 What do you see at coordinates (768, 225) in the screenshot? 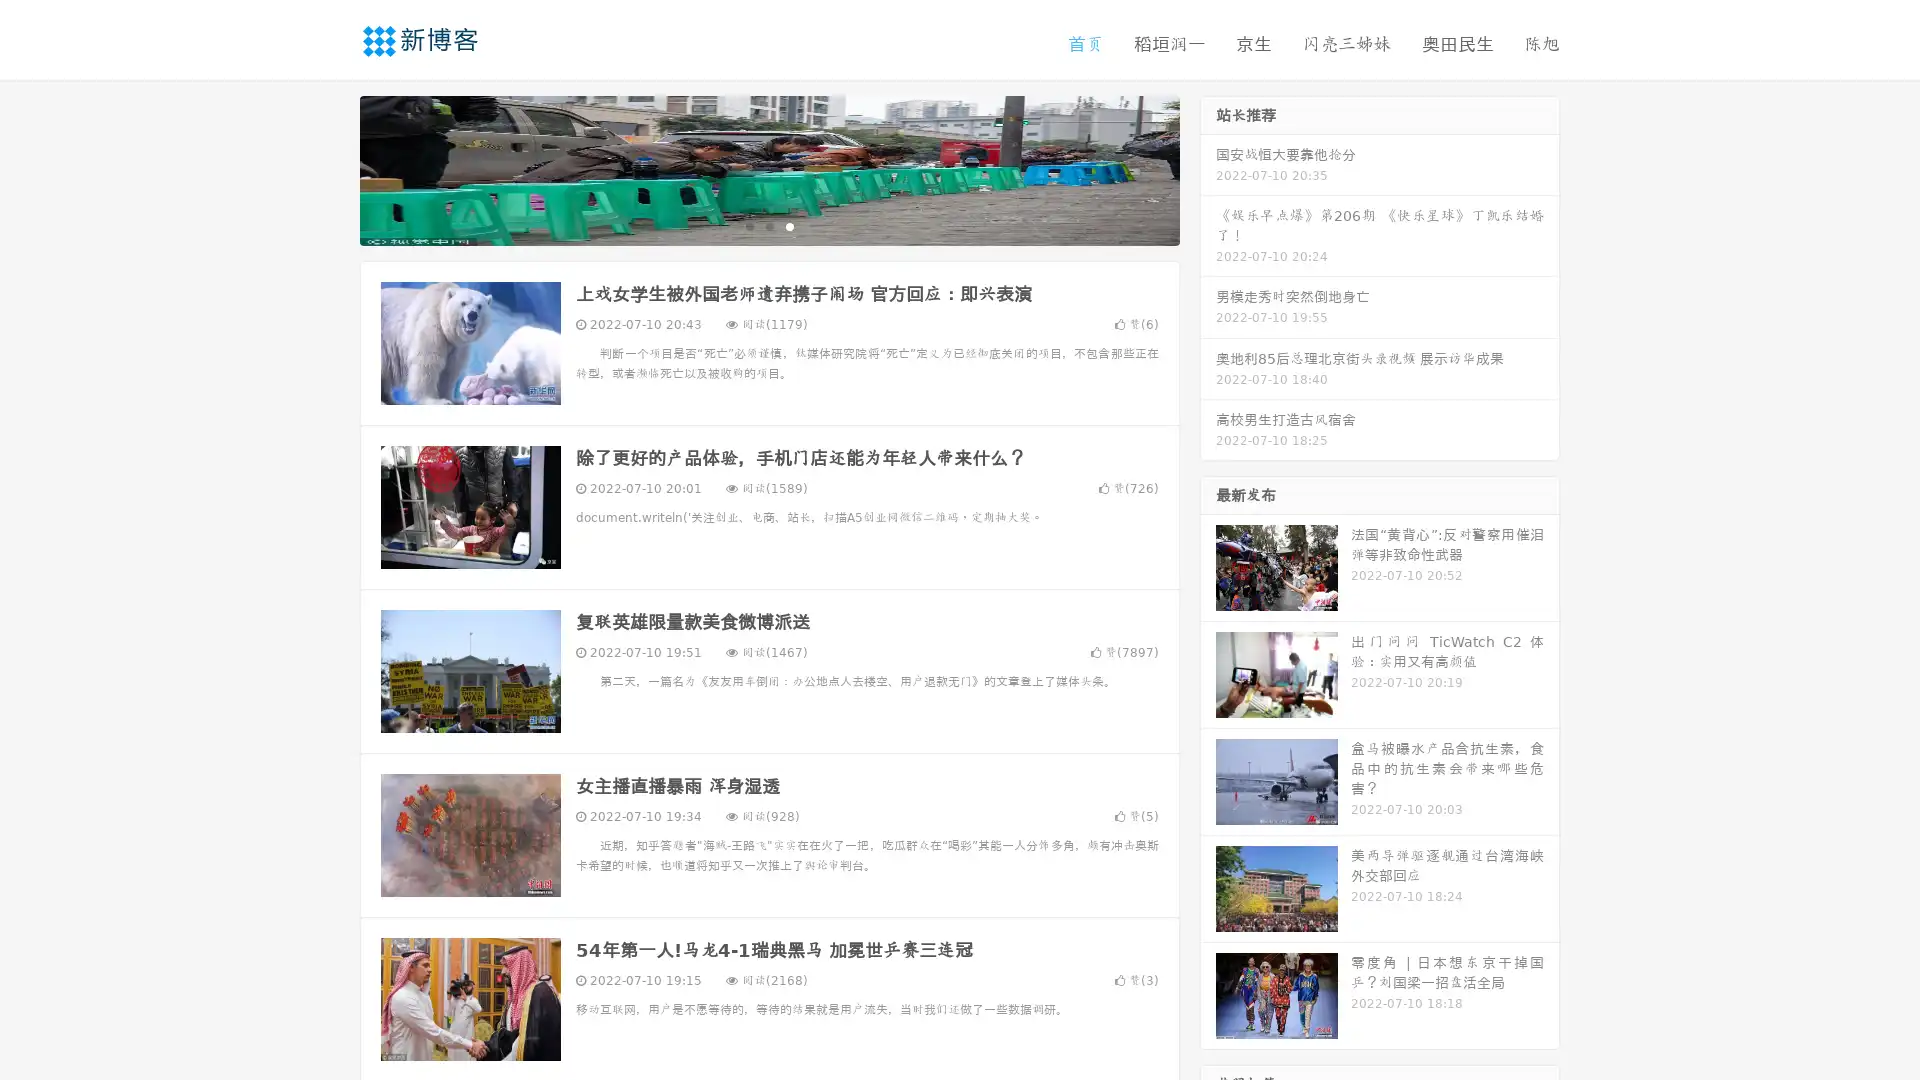
I see `Go to slide 2` at bounding box center [768, 225].